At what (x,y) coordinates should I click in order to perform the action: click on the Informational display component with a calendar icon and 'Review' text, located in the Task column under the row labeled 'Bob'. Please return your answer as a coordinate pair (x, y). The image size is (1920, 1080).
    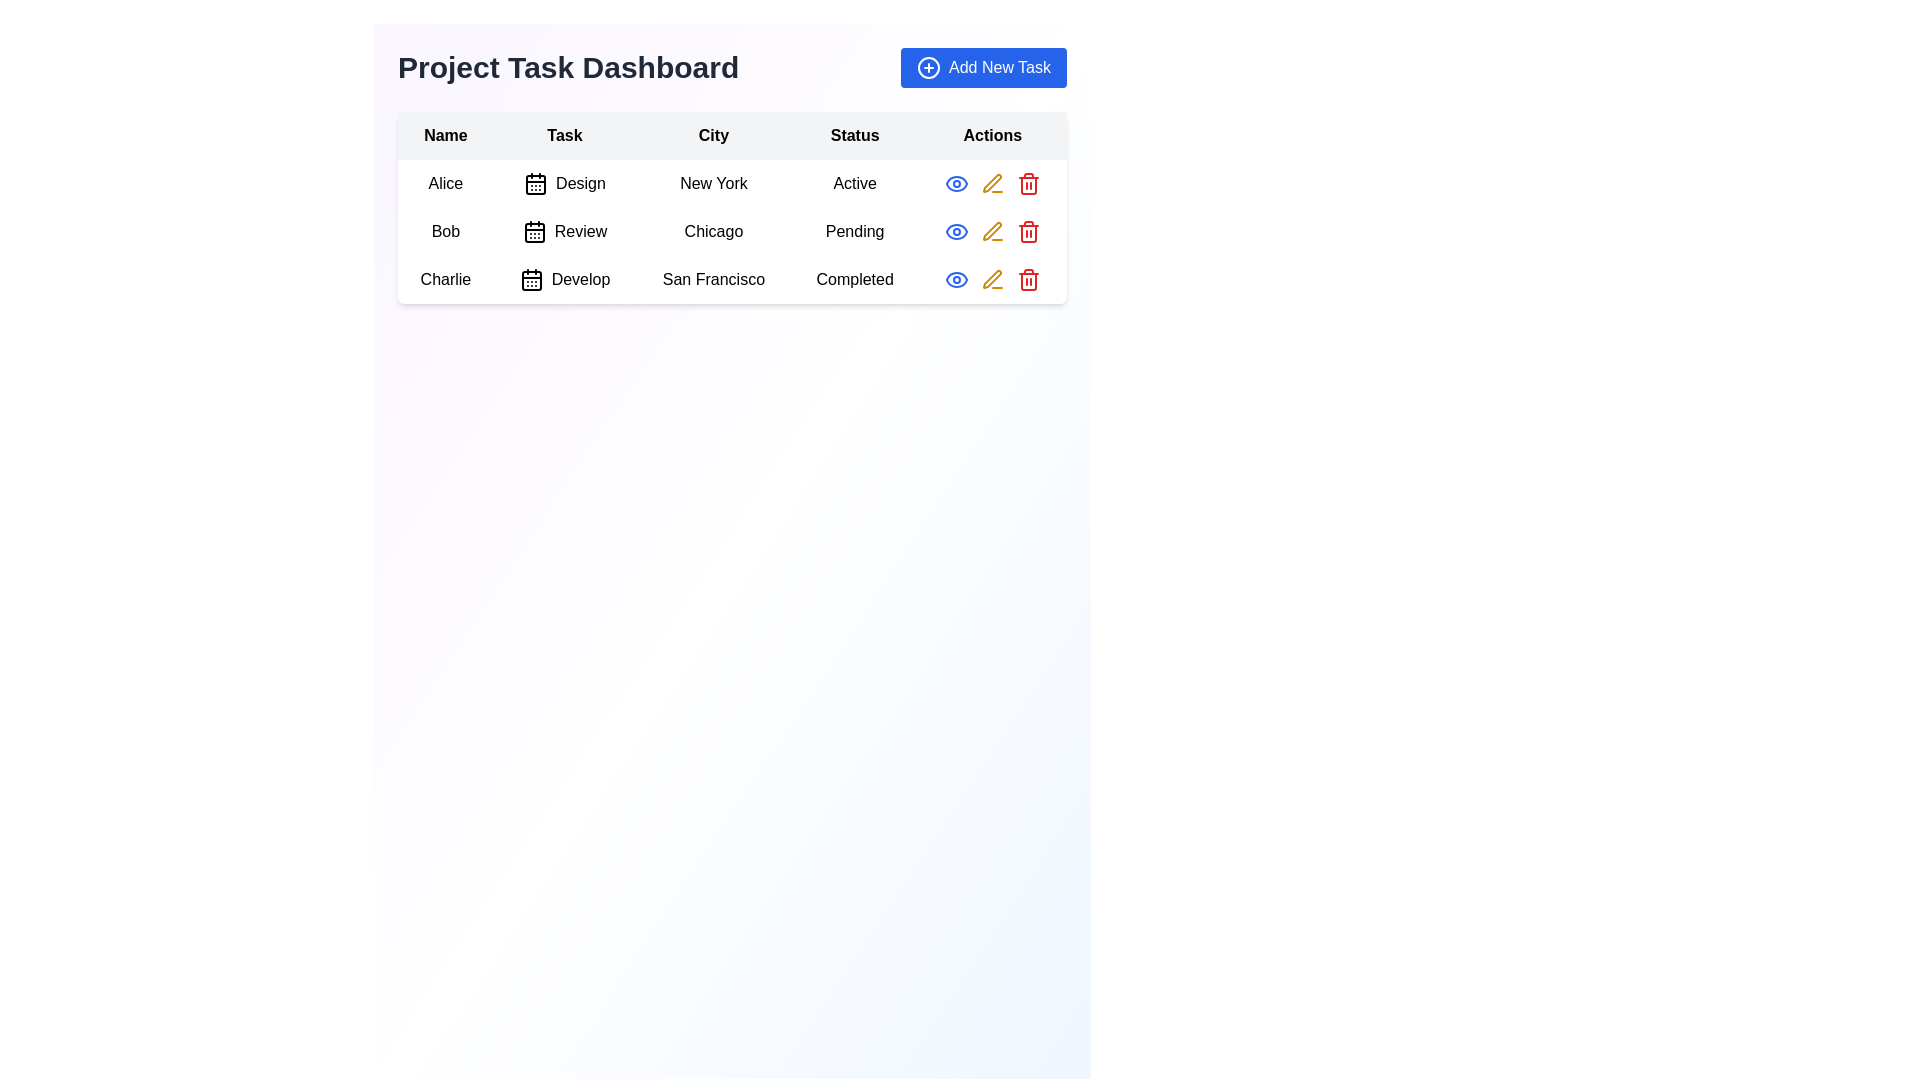
    Looking at the image, I should click on (564, 230).